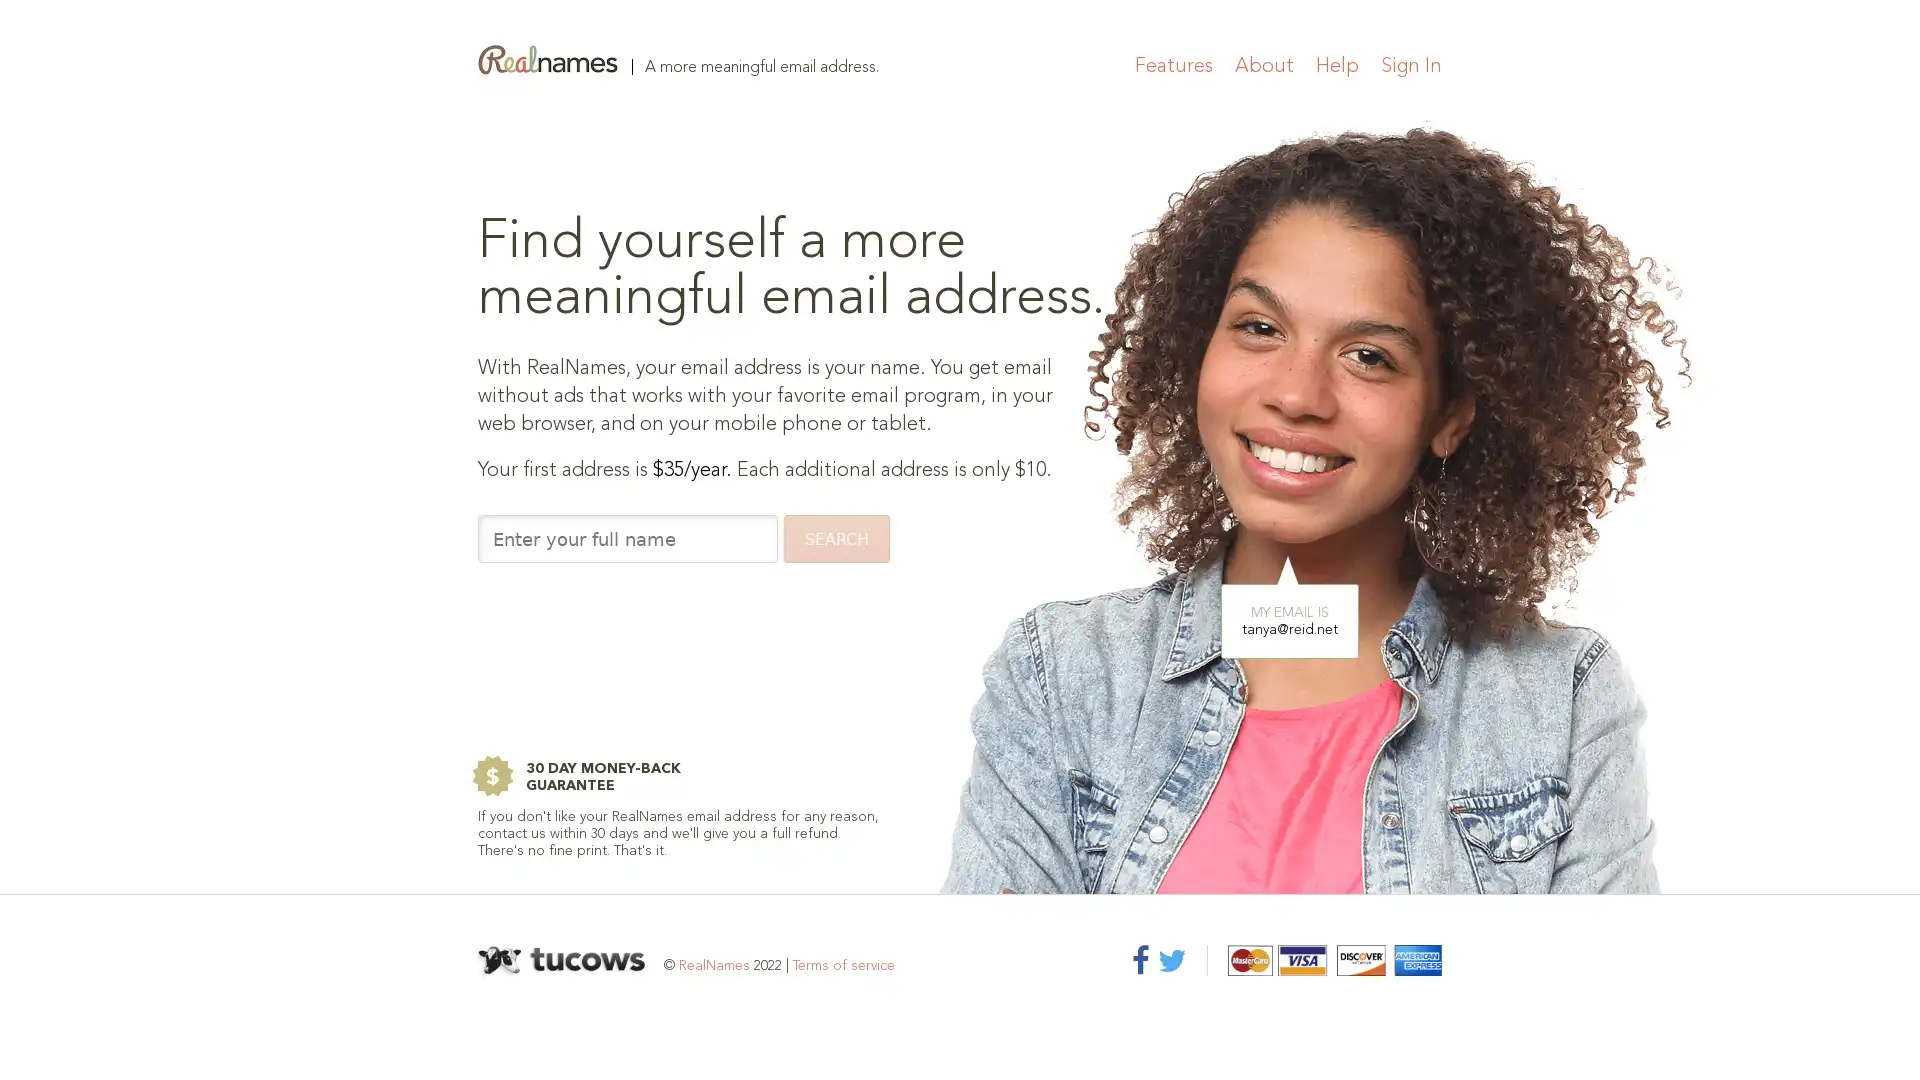 This screenshot has width=1920, height=1080. Describe the element at coordinates (836, 538) in the screenshot. I see `SEARCH` at that location.